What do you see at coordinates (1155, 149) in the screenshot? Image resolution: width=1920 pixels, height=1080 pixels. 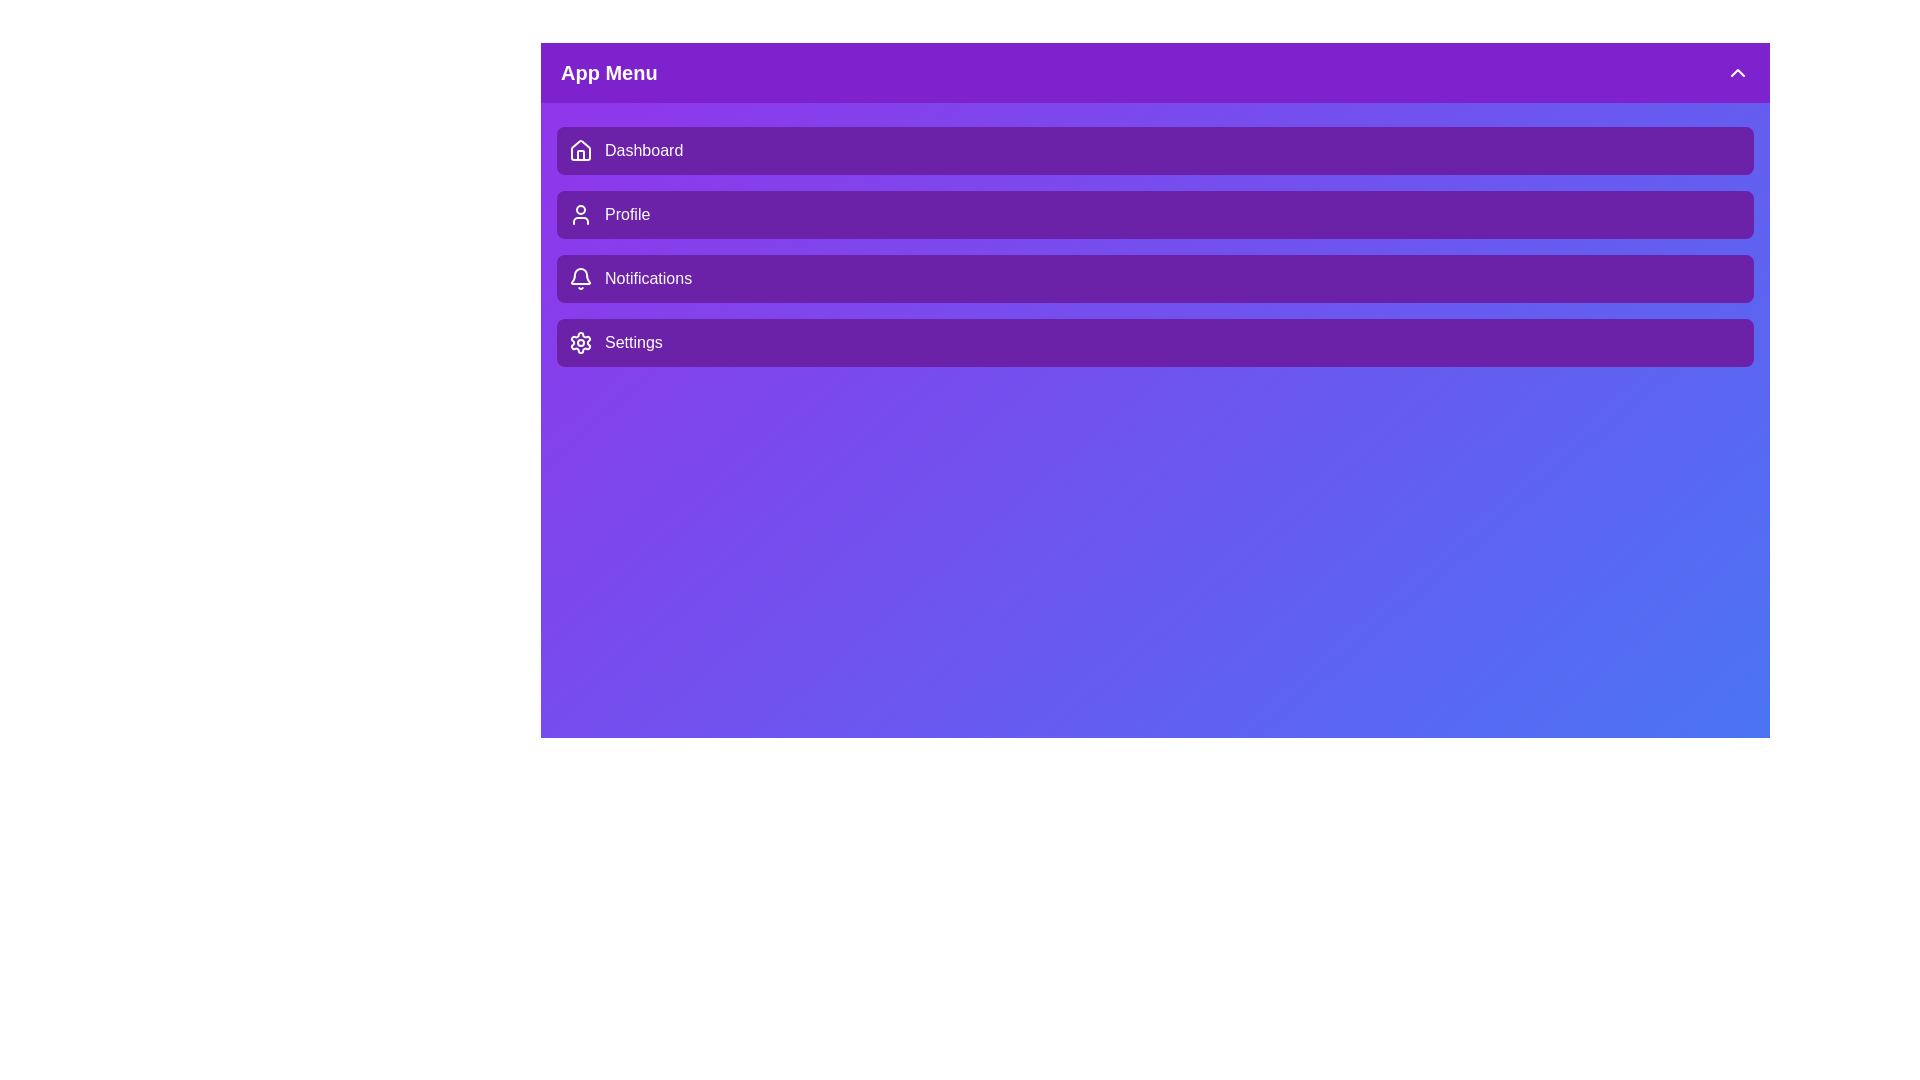 I see `the menu item Dashboard by clicking on it` at bounding box center [1155, 149].